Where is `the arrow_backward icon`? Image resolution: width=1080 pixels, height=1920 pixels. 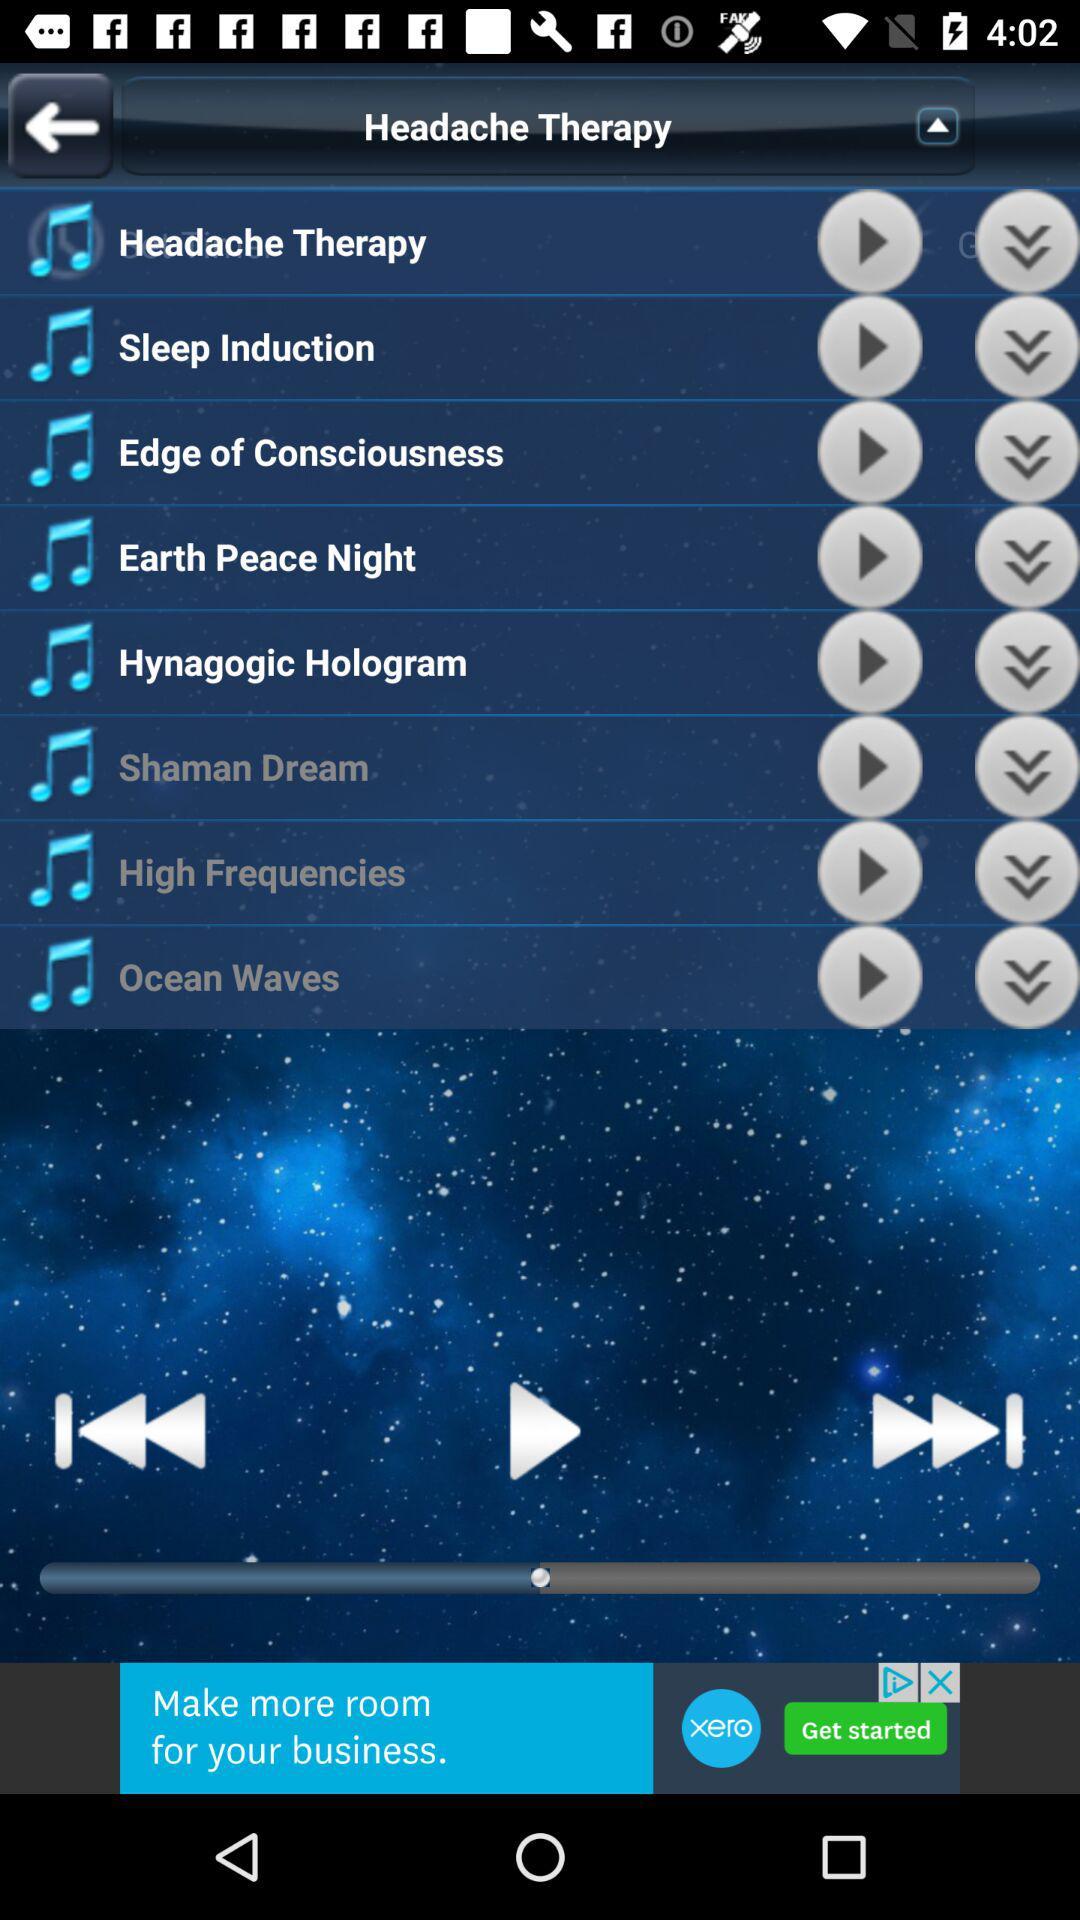 the arrow_backward icon is located at coordinates (59, 124).